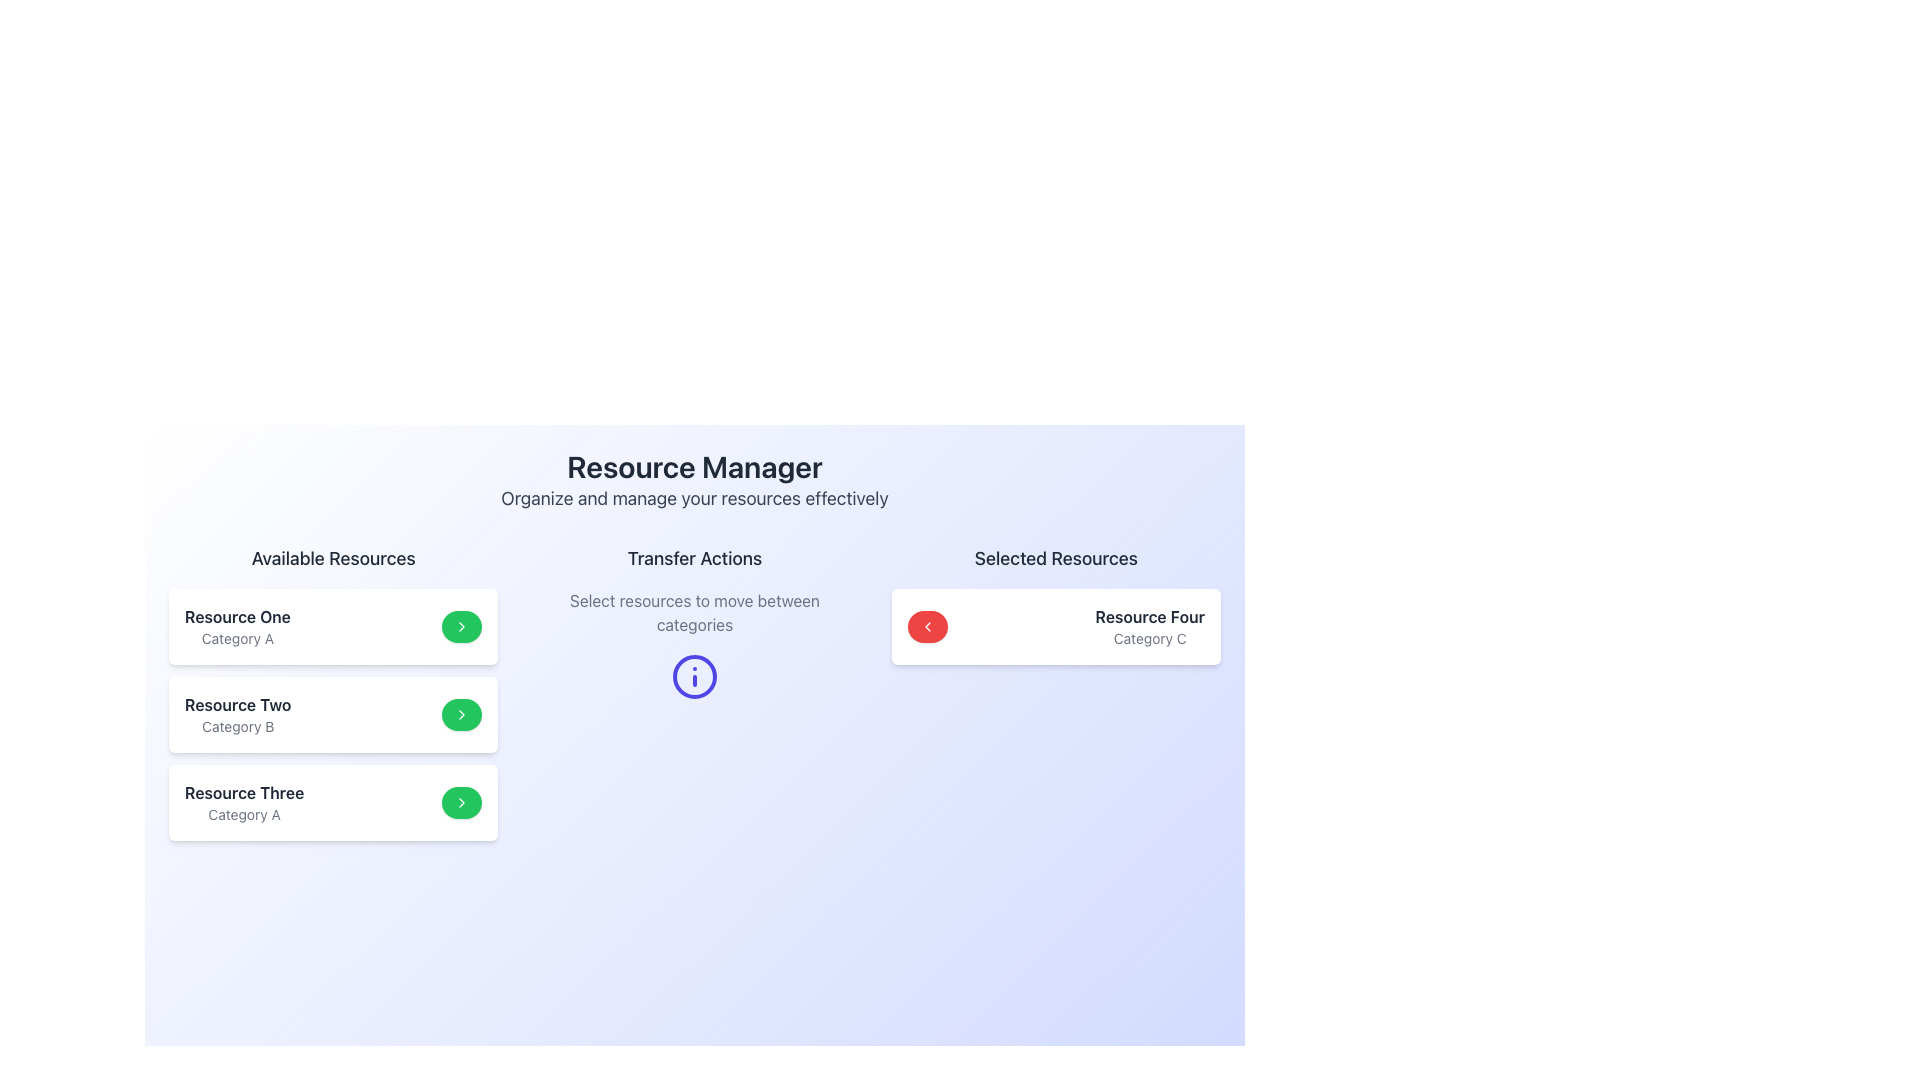 This screenshot has width=1920, height=1080. What do you see at coordinates (926, 626) in the screenshot?
I see `the Icon Button located at the top-left corner of the 'Resource Four' card in the 'Selected Resources' section` at bounding box center [926, 626].